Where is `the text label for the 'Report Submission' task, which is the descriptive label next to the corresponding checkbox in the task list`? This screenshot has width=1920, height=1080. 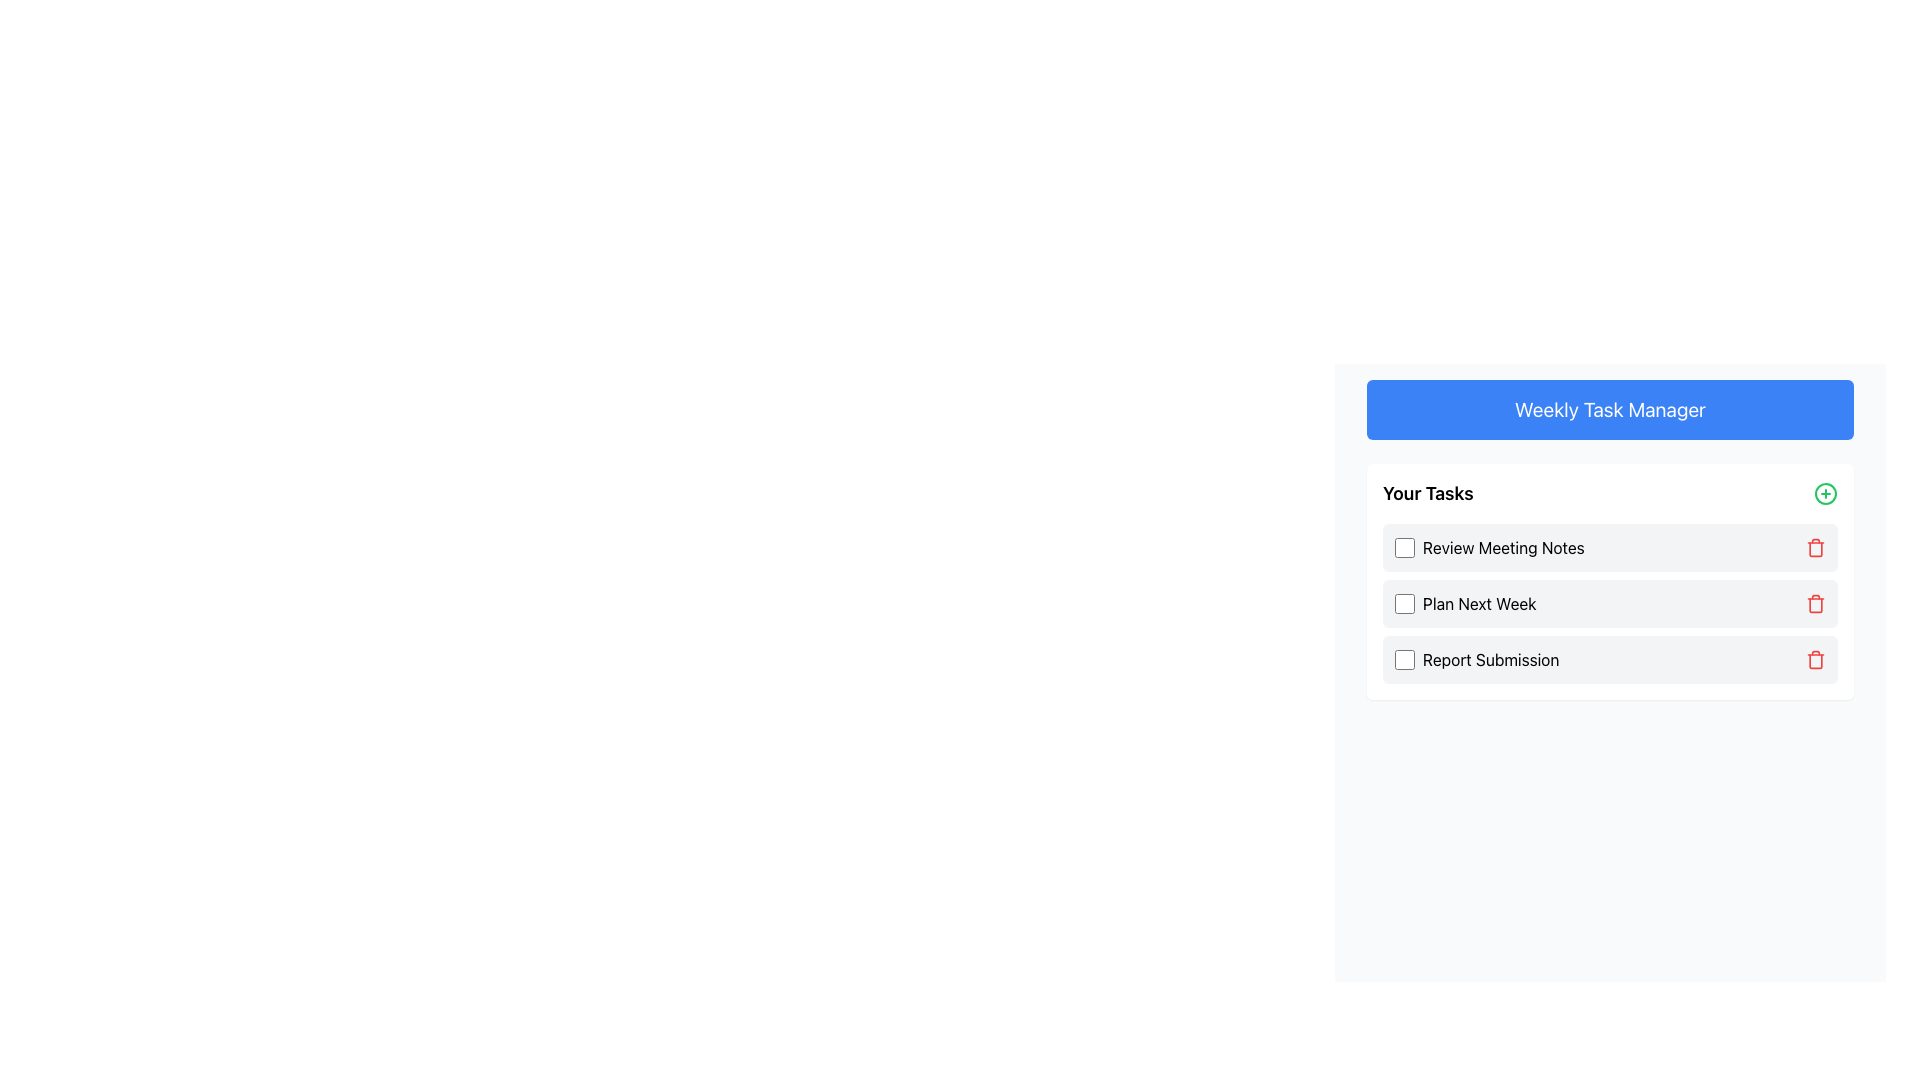
the text label for the 'Report Submission' task, which is the descriptive label next to the corresponding checkbox in the task list is located at coordinates (1491, 659).